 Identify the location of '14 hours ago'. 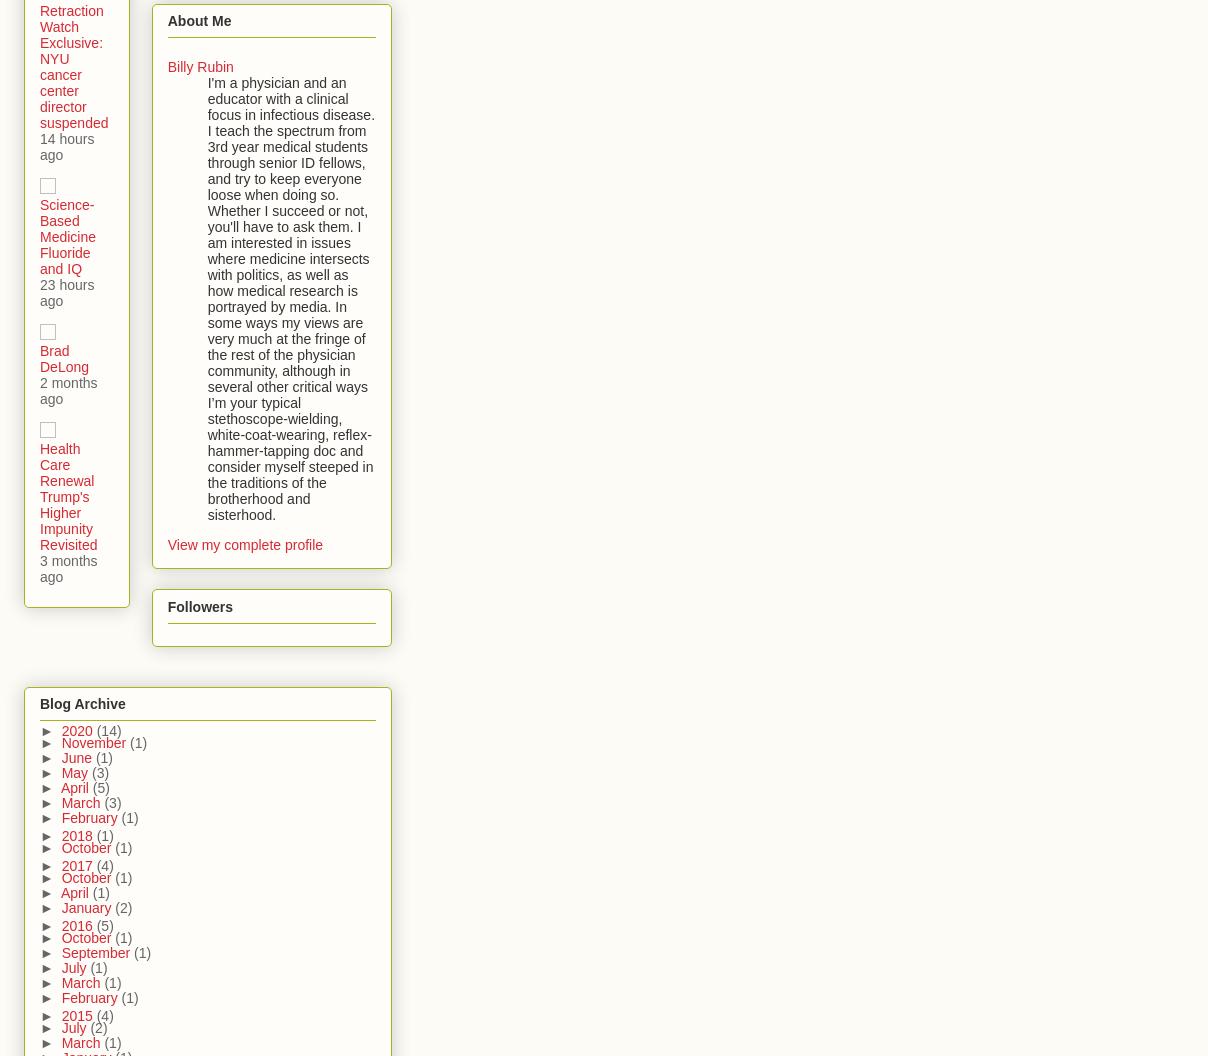
(66, 146).